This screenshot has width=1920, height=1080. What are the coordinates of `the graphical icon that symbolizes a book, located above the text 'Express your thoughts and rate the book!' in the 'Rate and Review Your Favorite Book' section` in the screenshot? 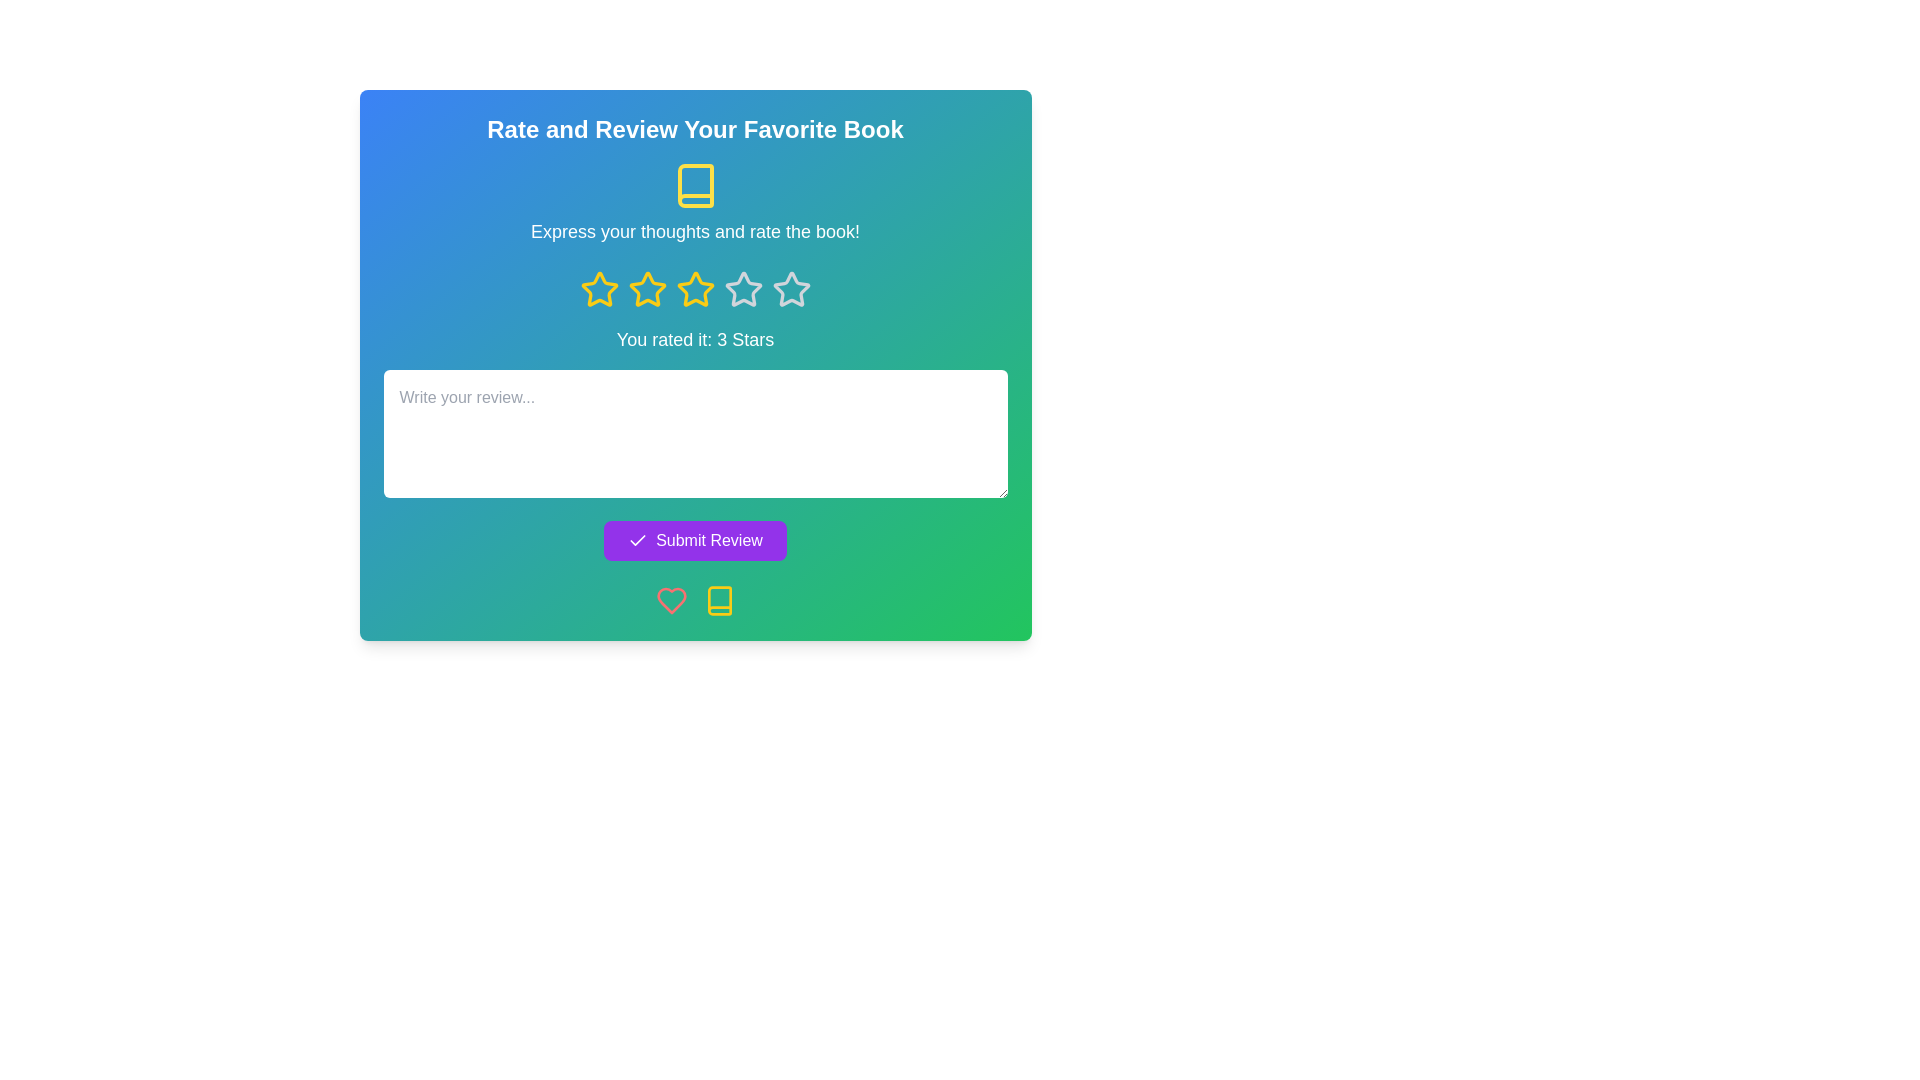 It's located at (695, 185).